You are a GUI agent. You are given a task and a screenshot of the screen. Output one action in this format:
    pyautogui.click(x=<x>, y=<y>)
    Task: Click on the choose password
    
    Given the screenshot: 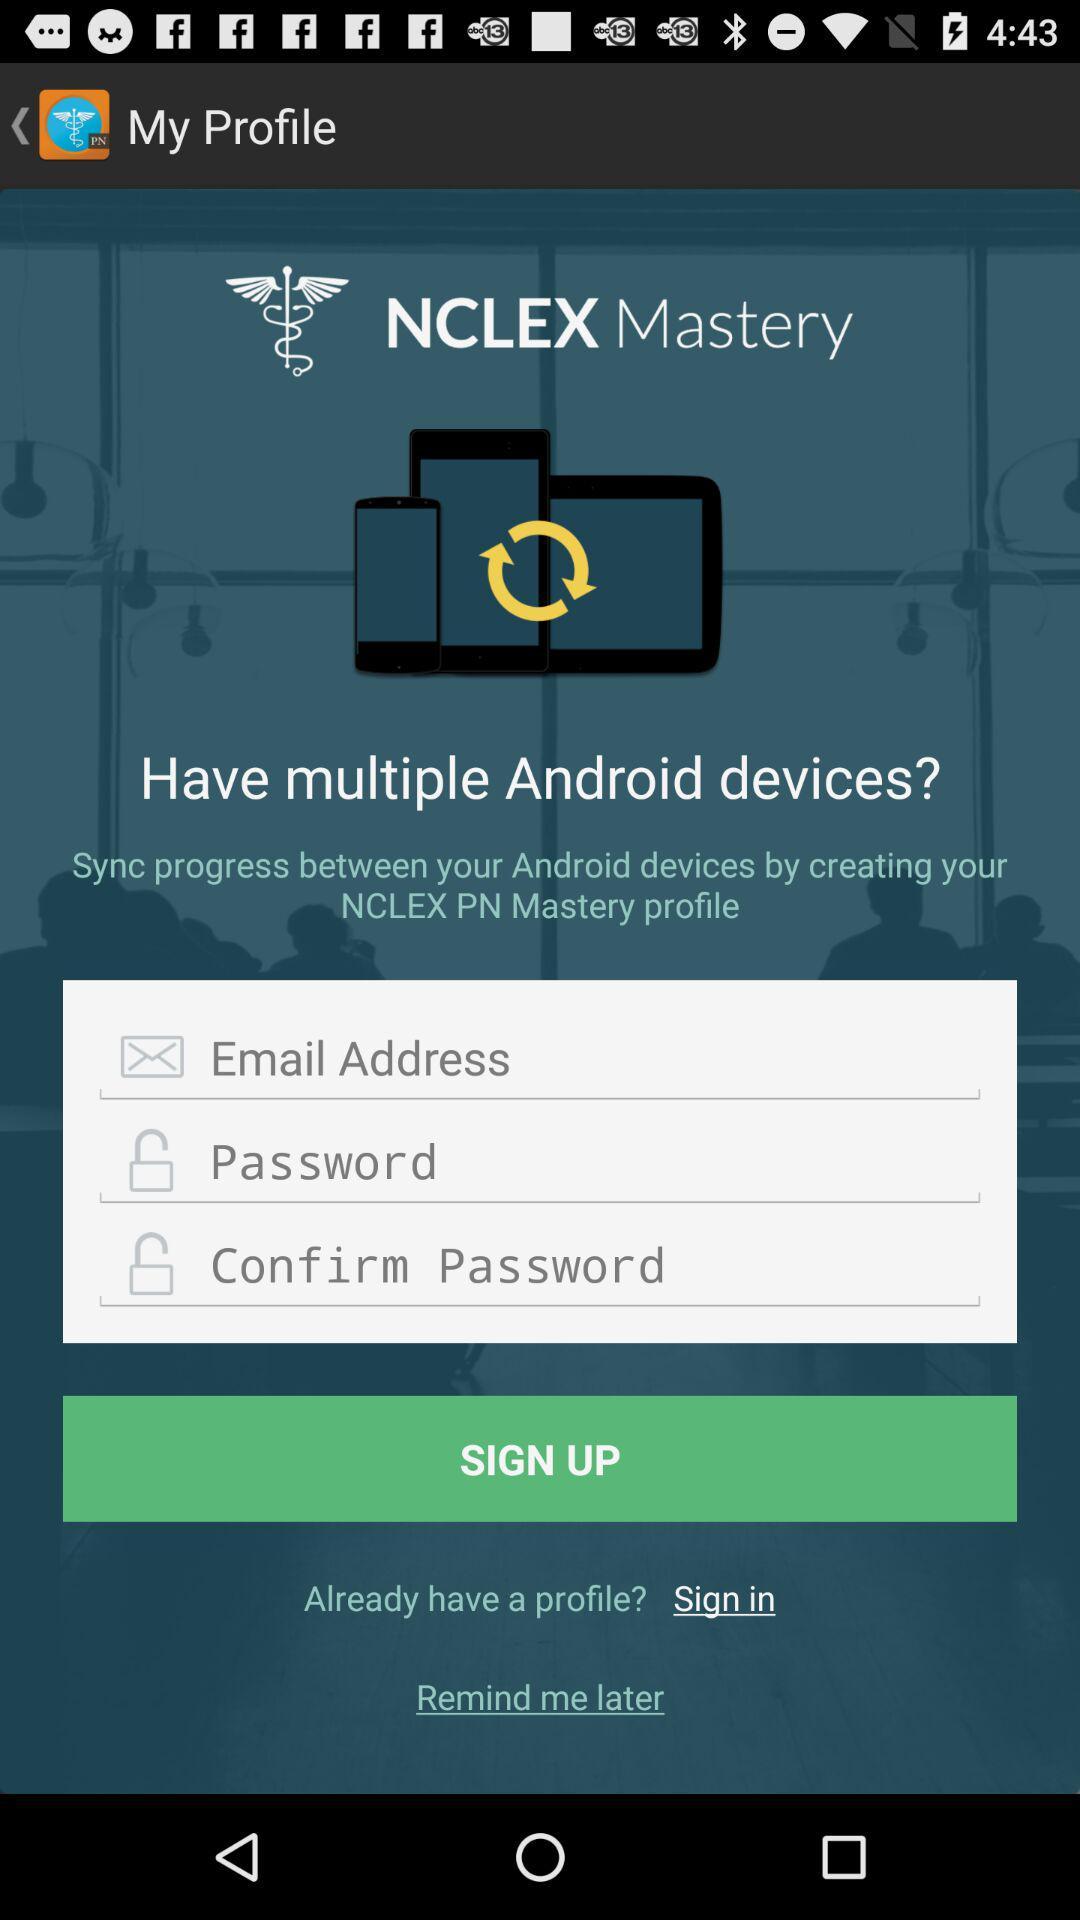 What is the action you would take?
    pyautogui.click(x=540, y=1161)
    